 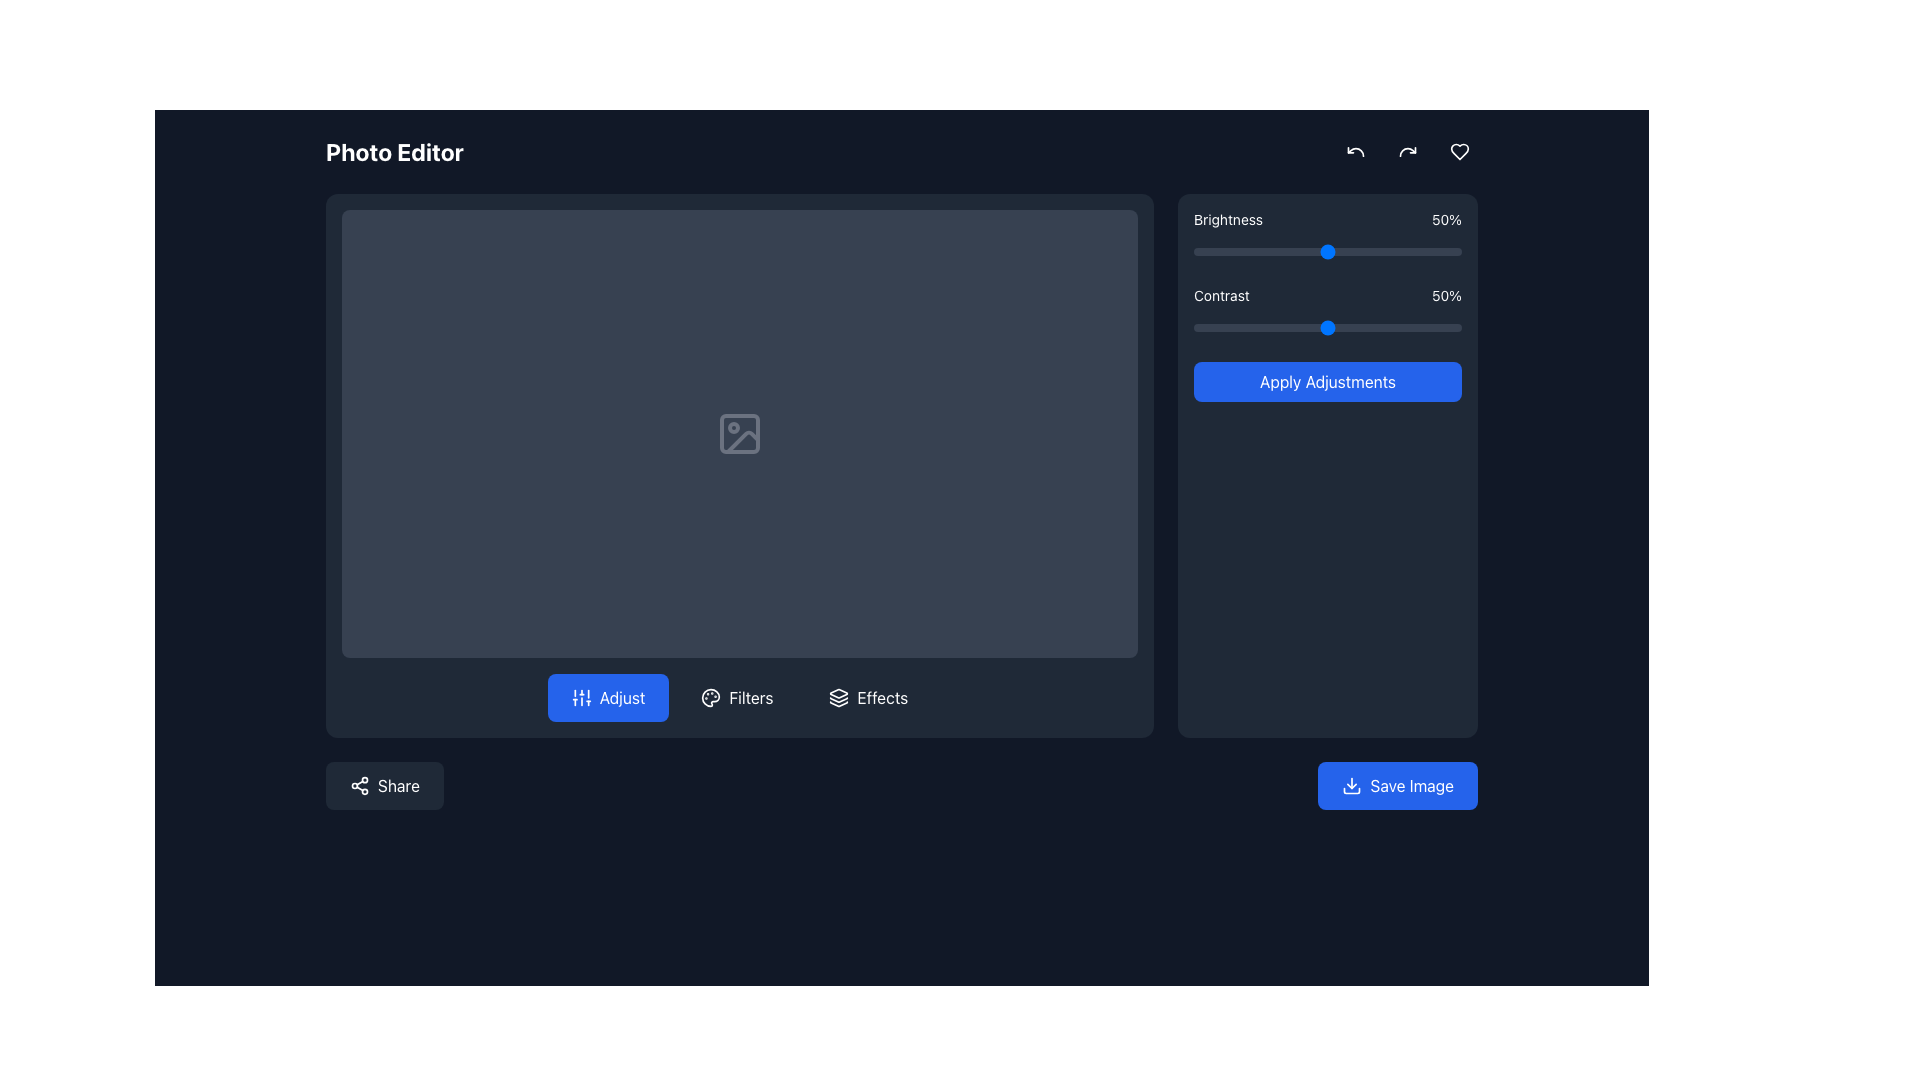 I want to click on the share button located at the bottom left corner of the interface, so click(x=384, y=784).